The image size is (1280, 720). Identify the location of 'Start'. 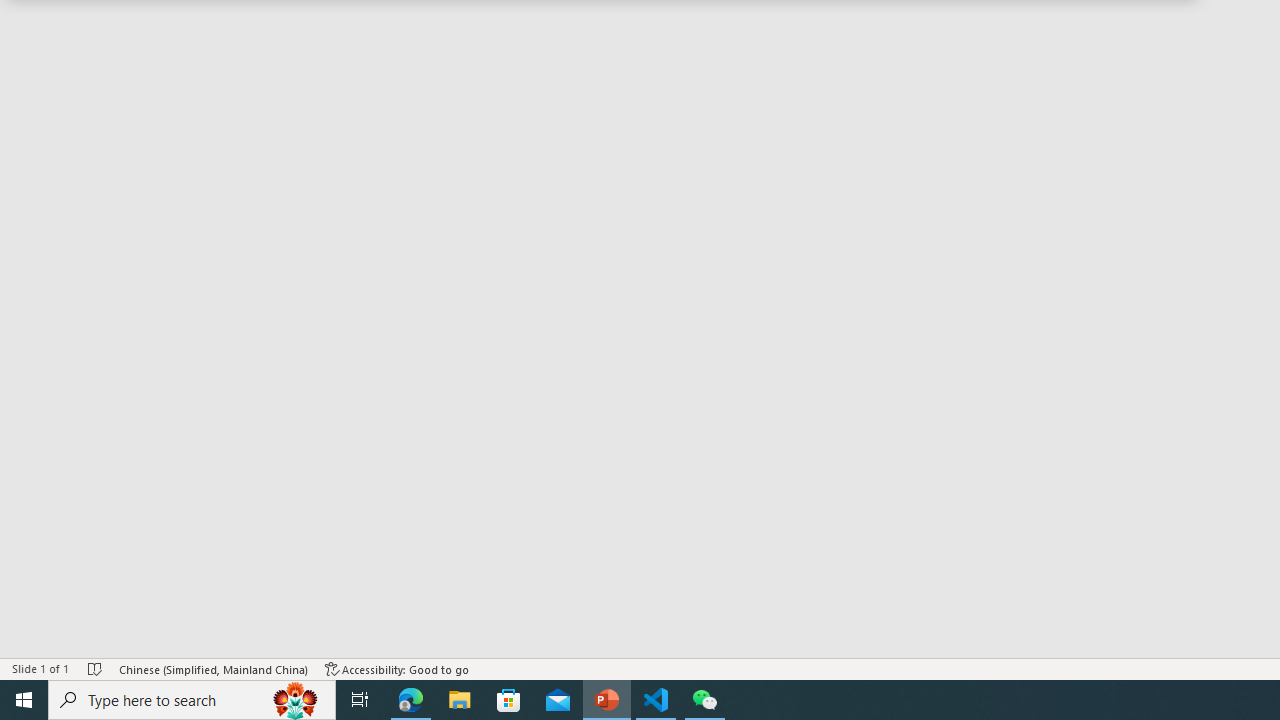
(24, 698).